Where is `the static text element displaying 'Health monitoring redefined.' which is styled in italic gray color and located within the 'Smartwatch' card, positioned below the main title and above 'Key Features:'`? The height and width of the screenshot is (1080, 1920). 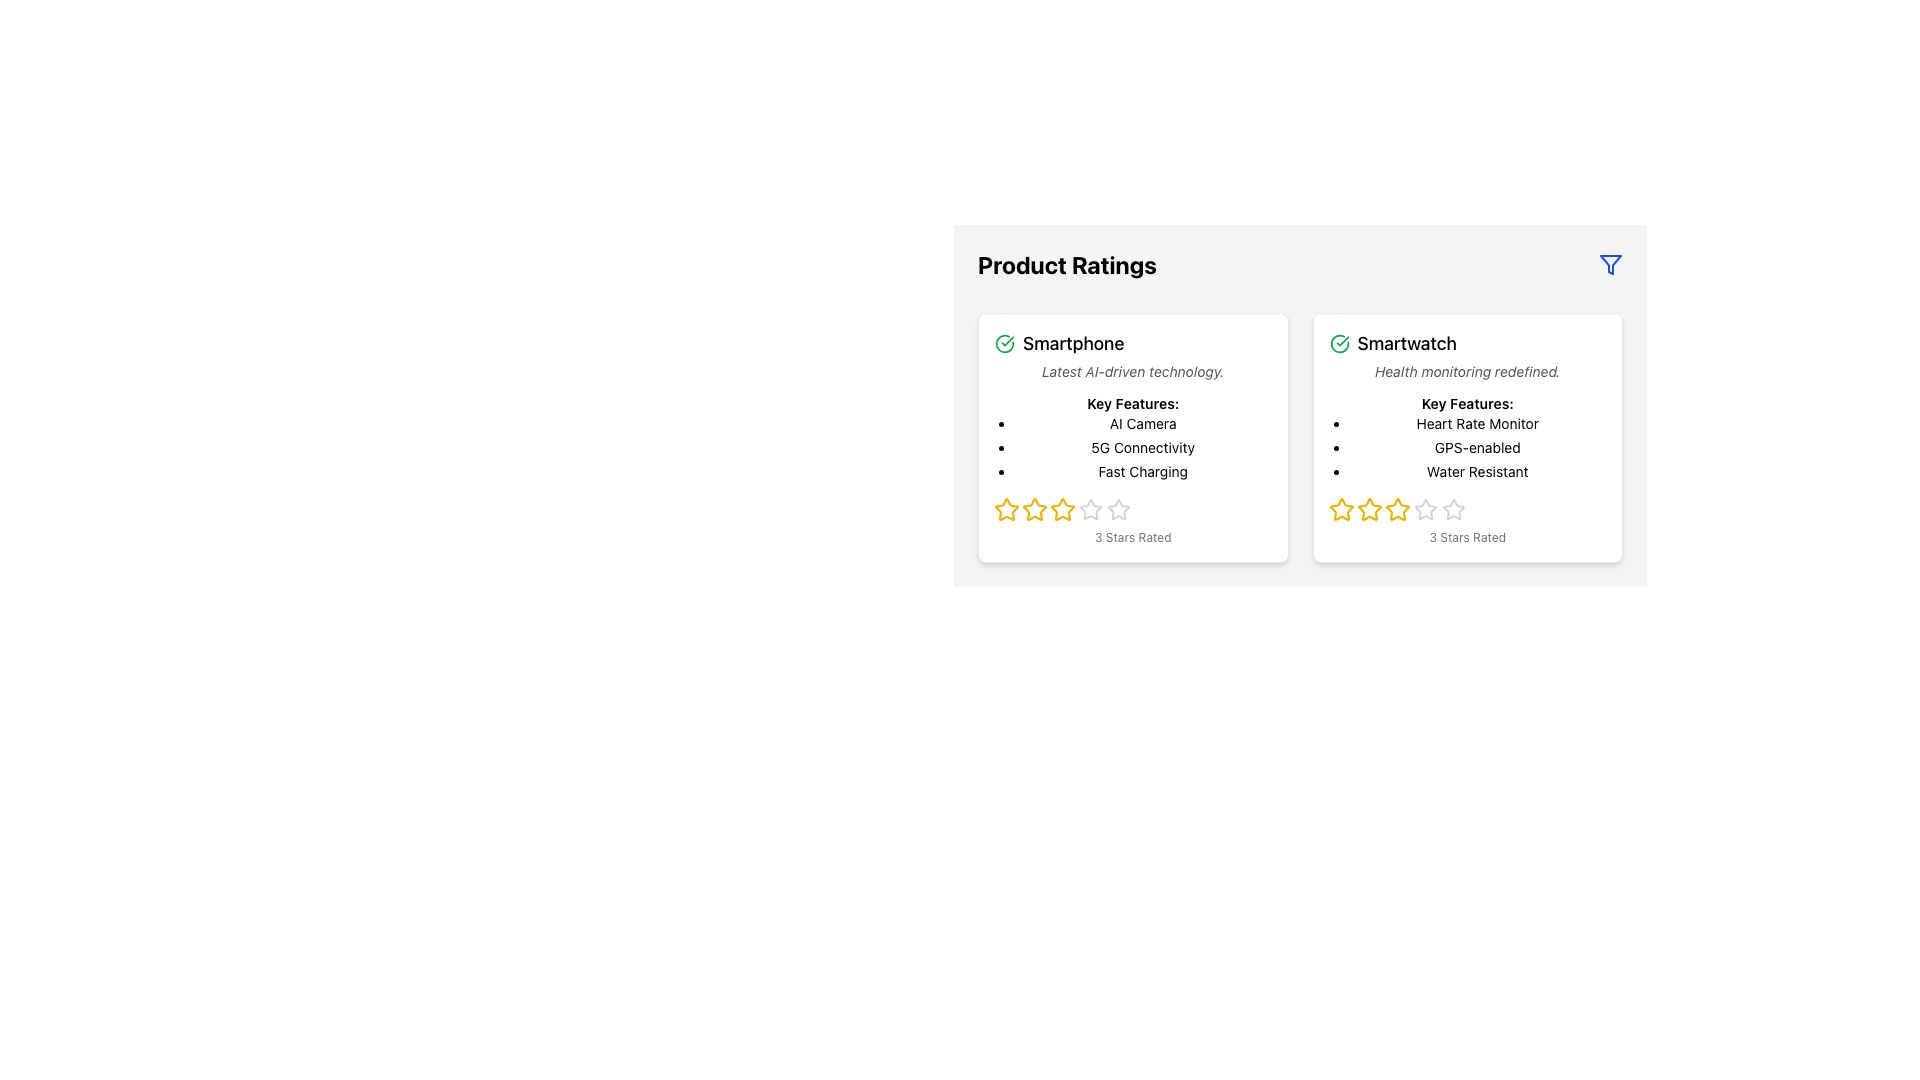
the static text element displaying 'Health monitoring redefined.' which is styled in italic gray color and located within the 'Smartwatch' card, positioned below the main title and above 'Key Features:' is located at coordinates (1467, 371).